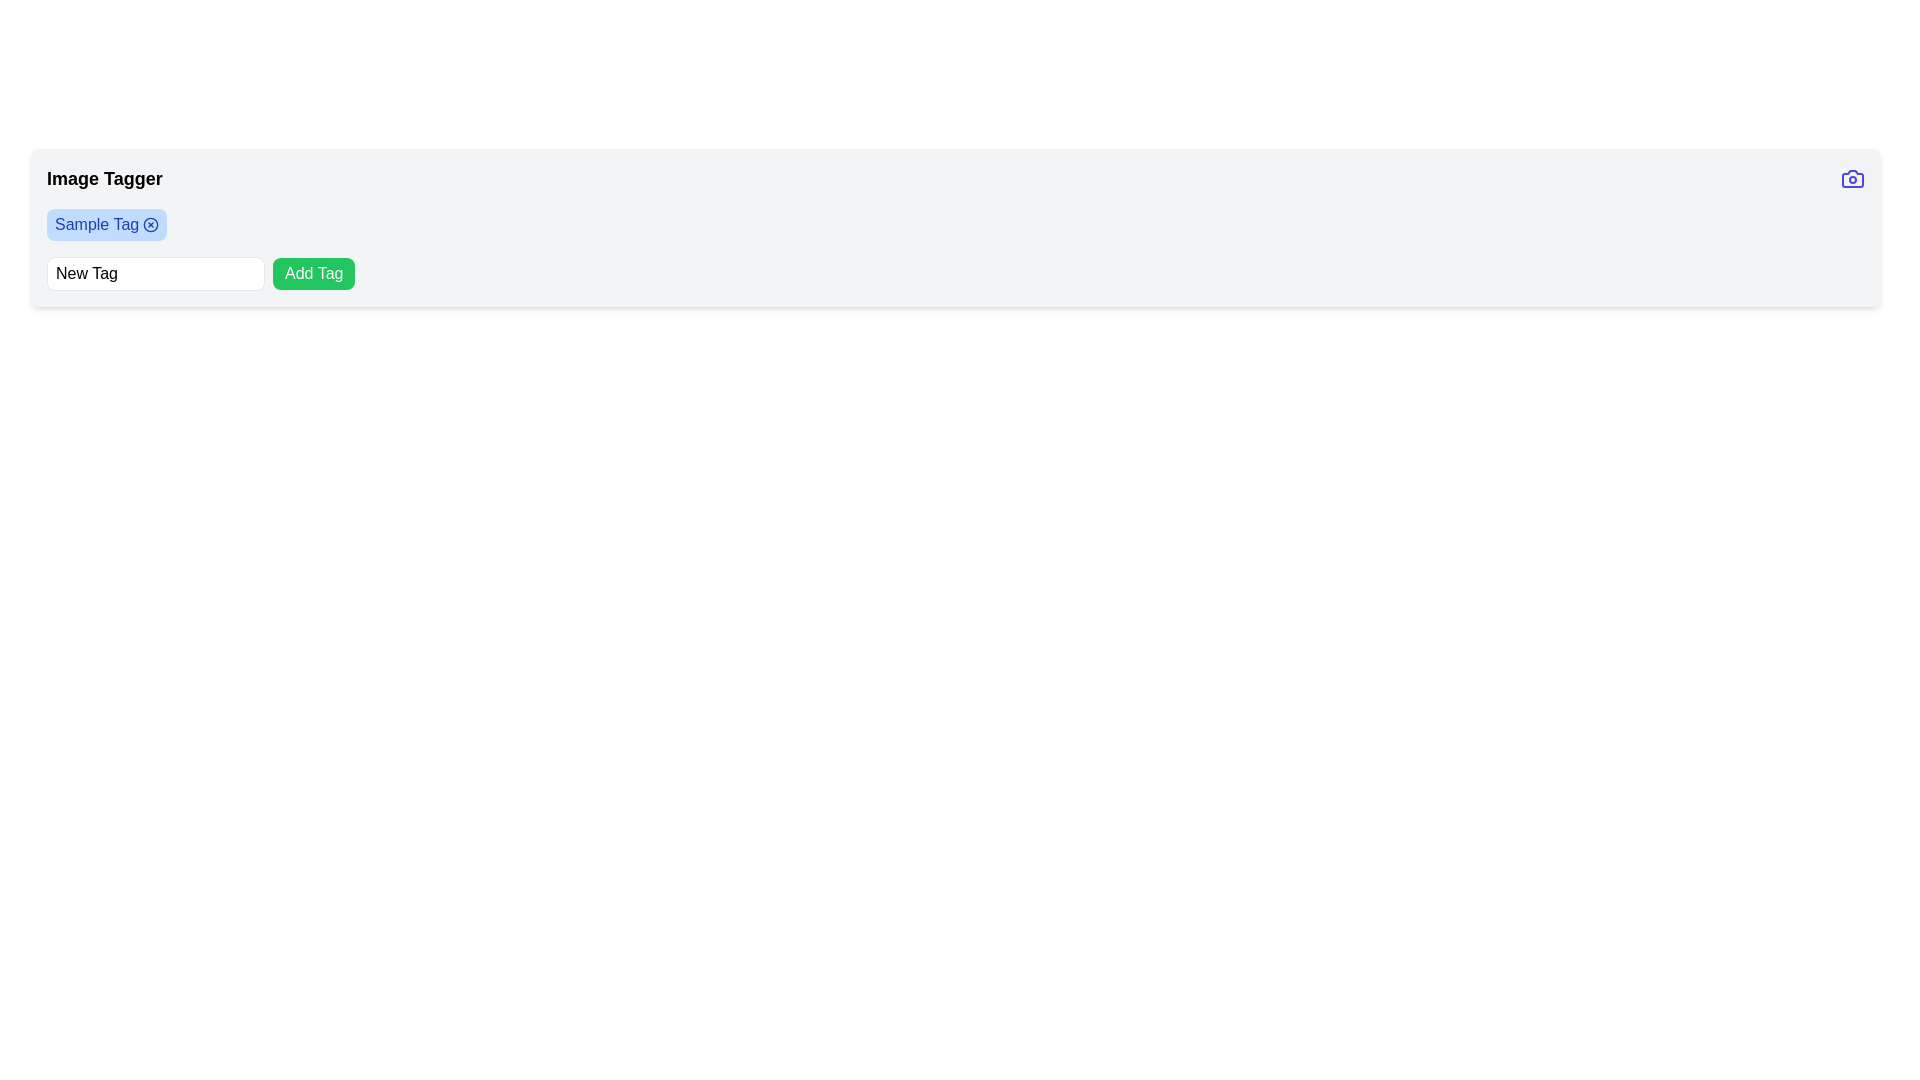 The height and width of the screenshot is (1080, 1920). I want to click on the bolded text element displaying 'Image Tagger', so click(103, 177).